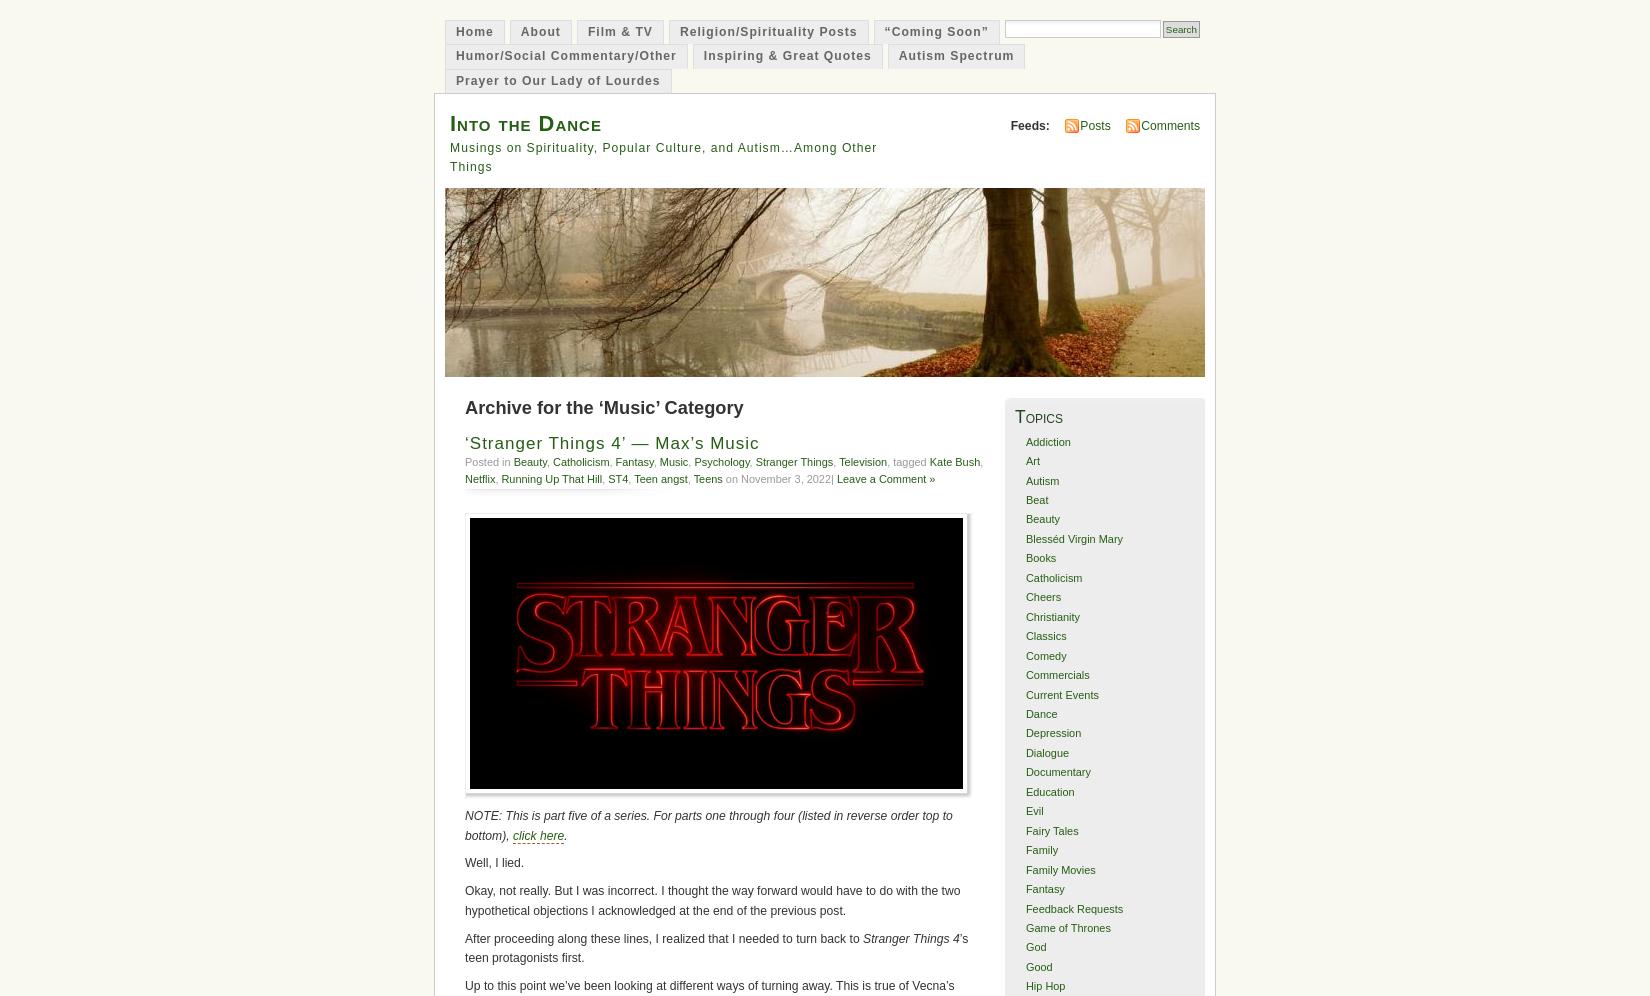 The width and height of the screenshot is (1650, 996). What do you see at coordinates (1032, 460) in the screenshot?
I see `'Art'` at bounding box center [1032, 460].